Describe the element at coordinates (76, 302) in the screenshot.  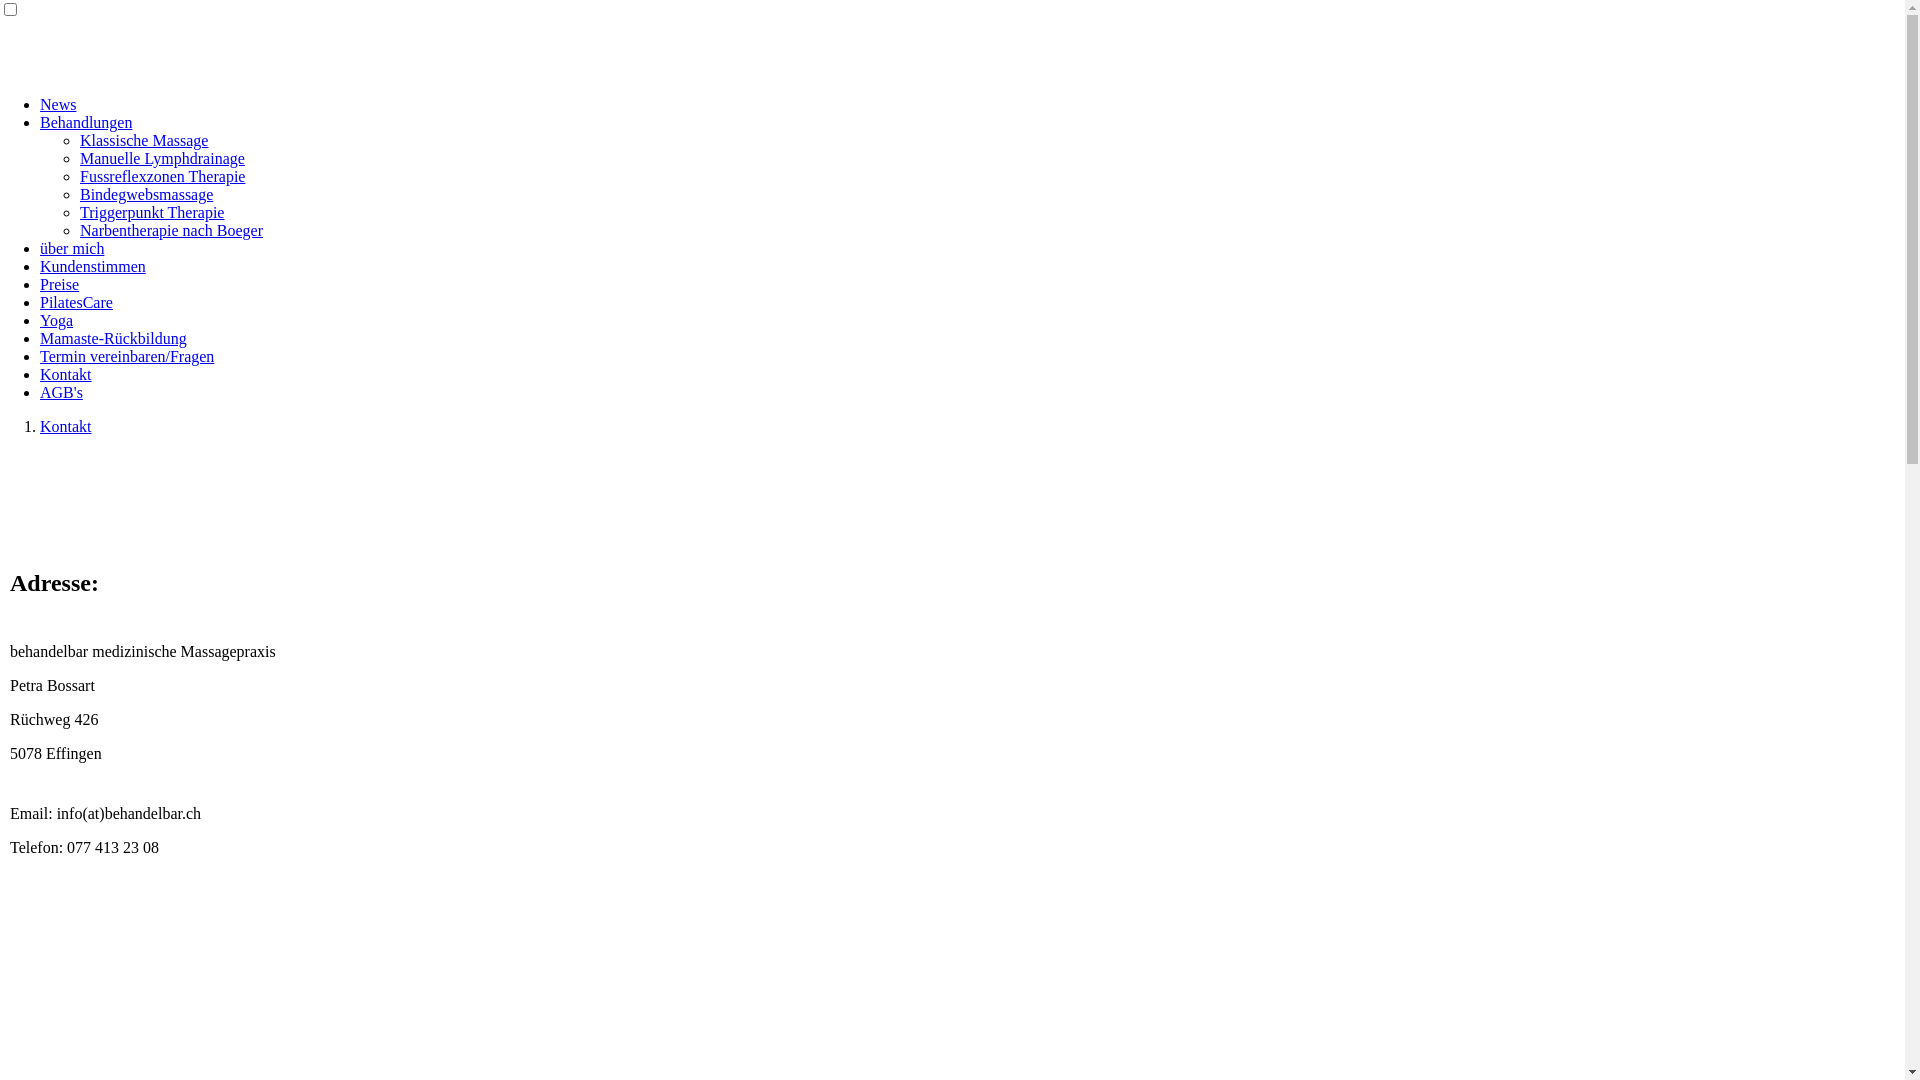
I see `'PilatesCare'` at that location.